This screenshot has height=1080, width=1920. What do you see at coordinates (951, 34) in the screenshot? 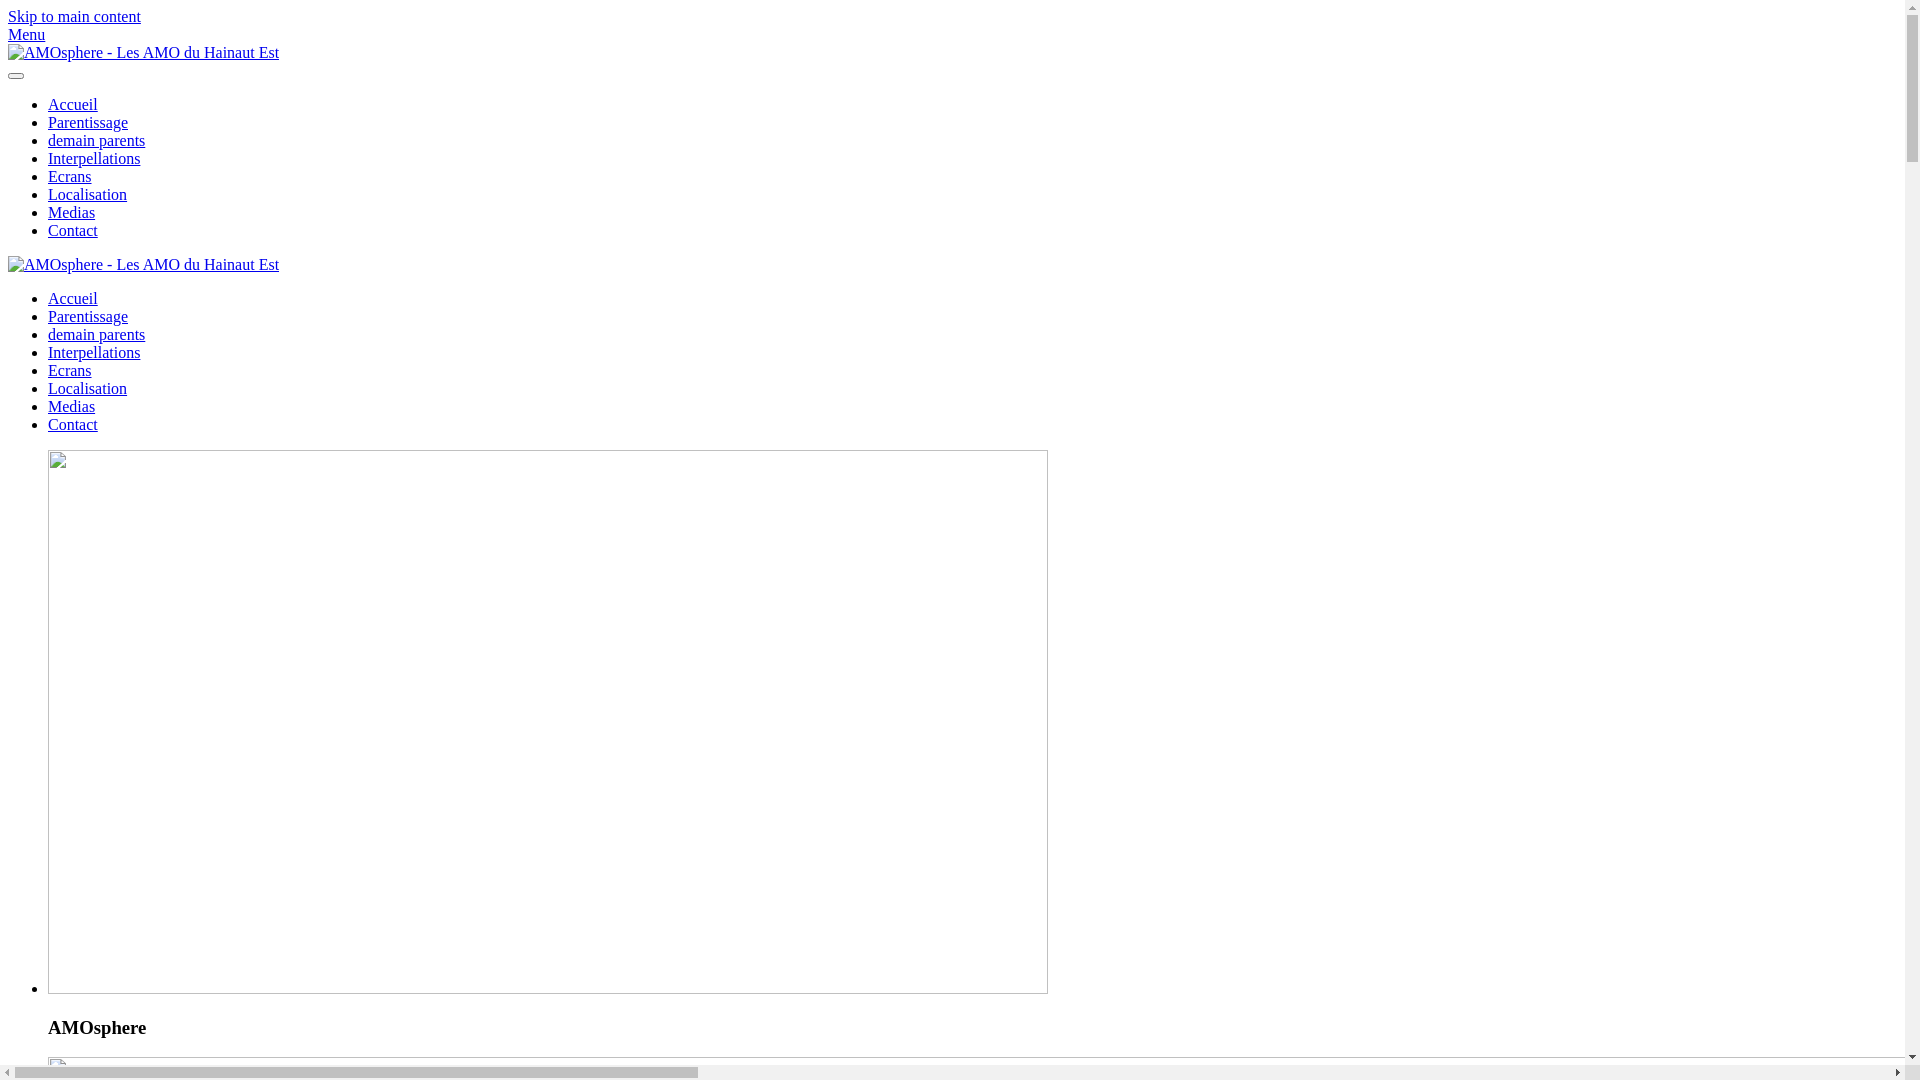
I see `'Menu'` at bounding box center [951, 34].